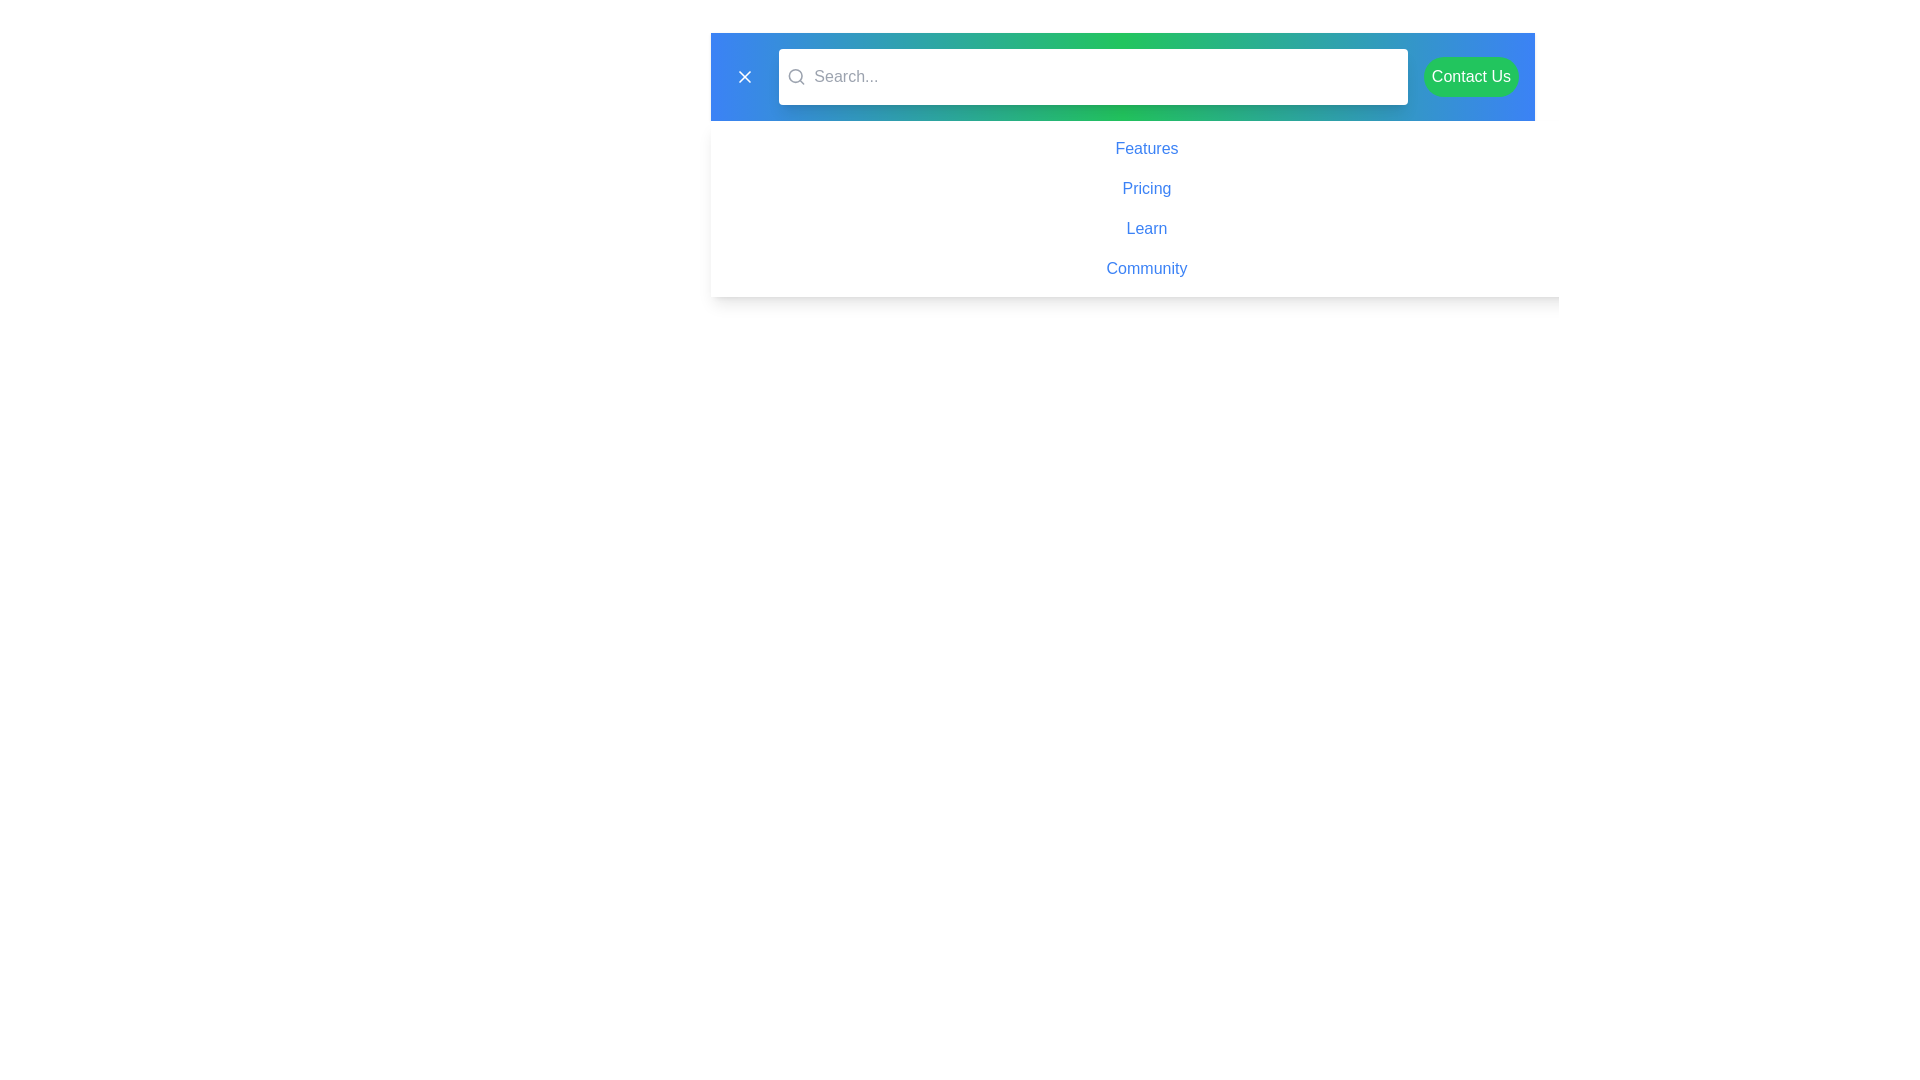  What do you see at coordinates (1147, 148) in the screenshot?
I see `the 'Features' hyperlink text link, which is horizontally centered in blue font and located below the search bar` at bounding box center [1147, 148].